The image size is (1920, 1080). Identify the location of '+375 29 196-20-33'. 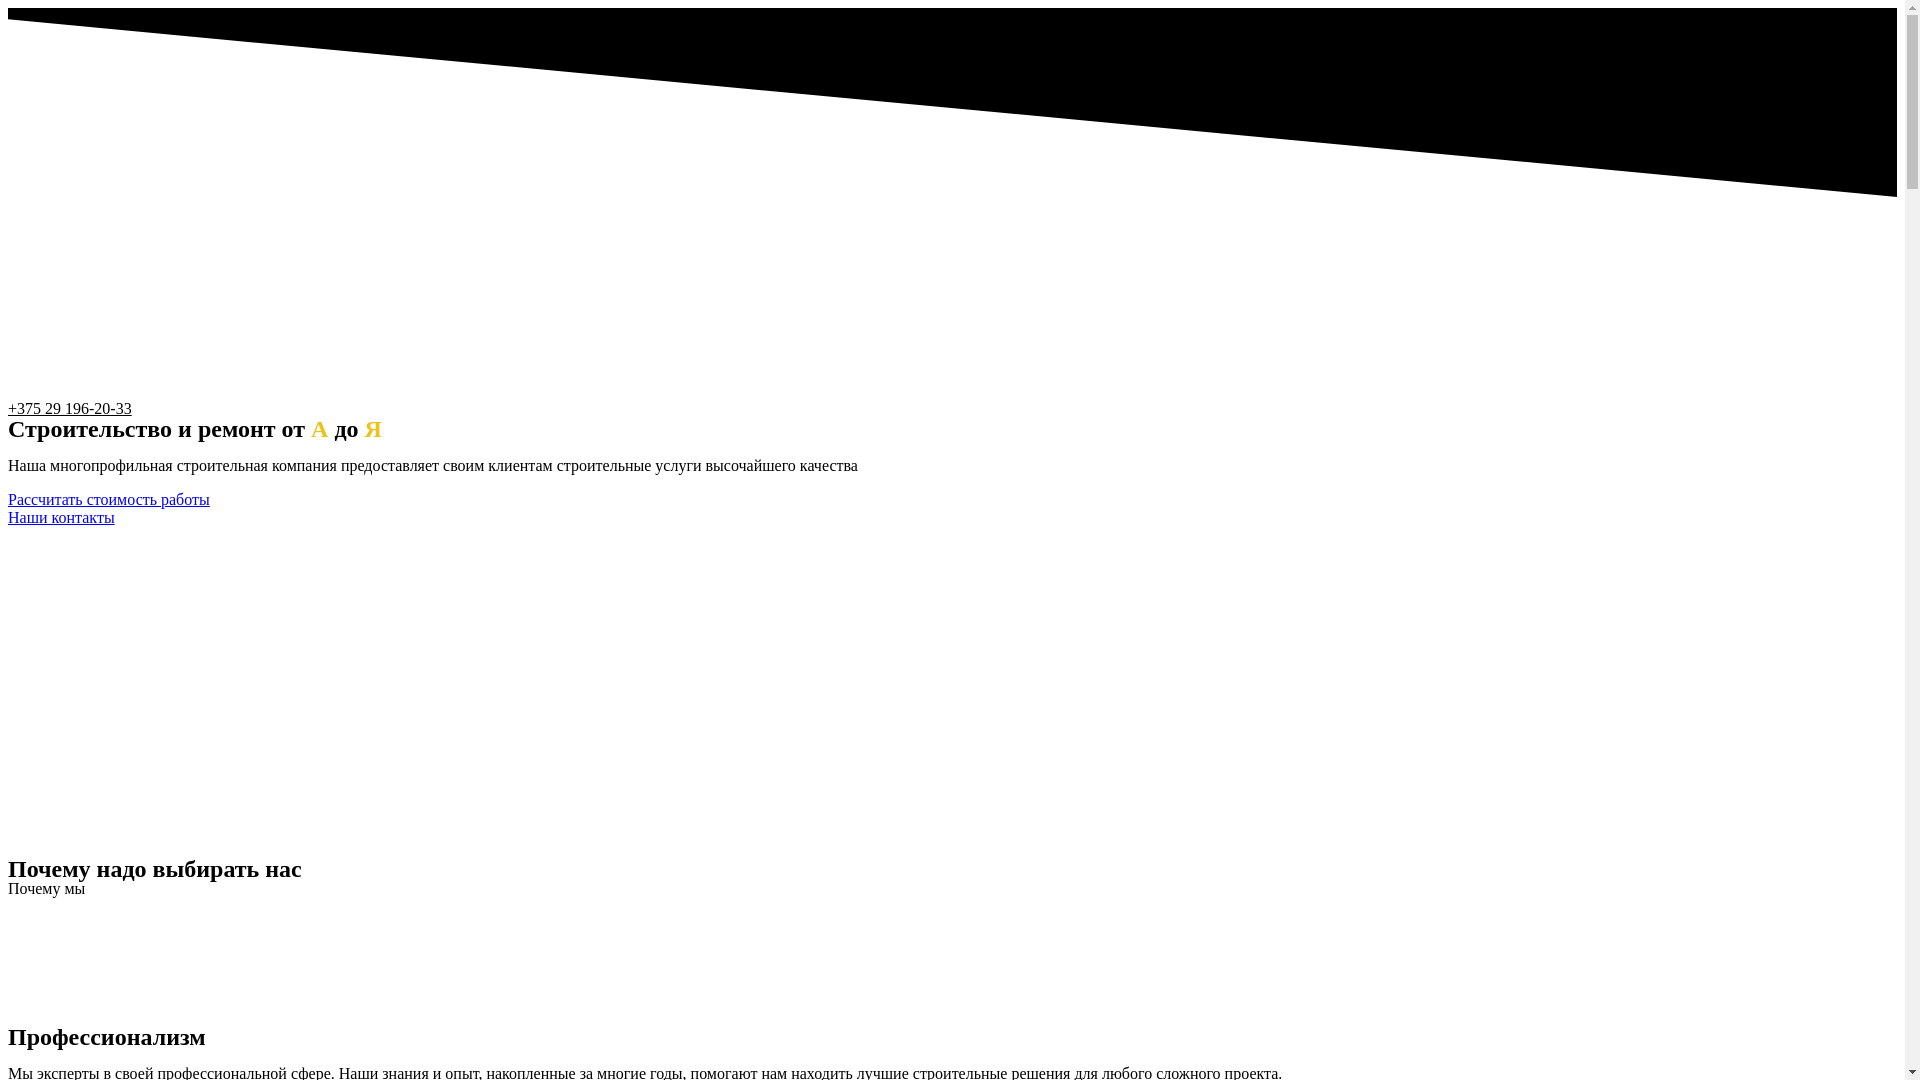
(70, 407).